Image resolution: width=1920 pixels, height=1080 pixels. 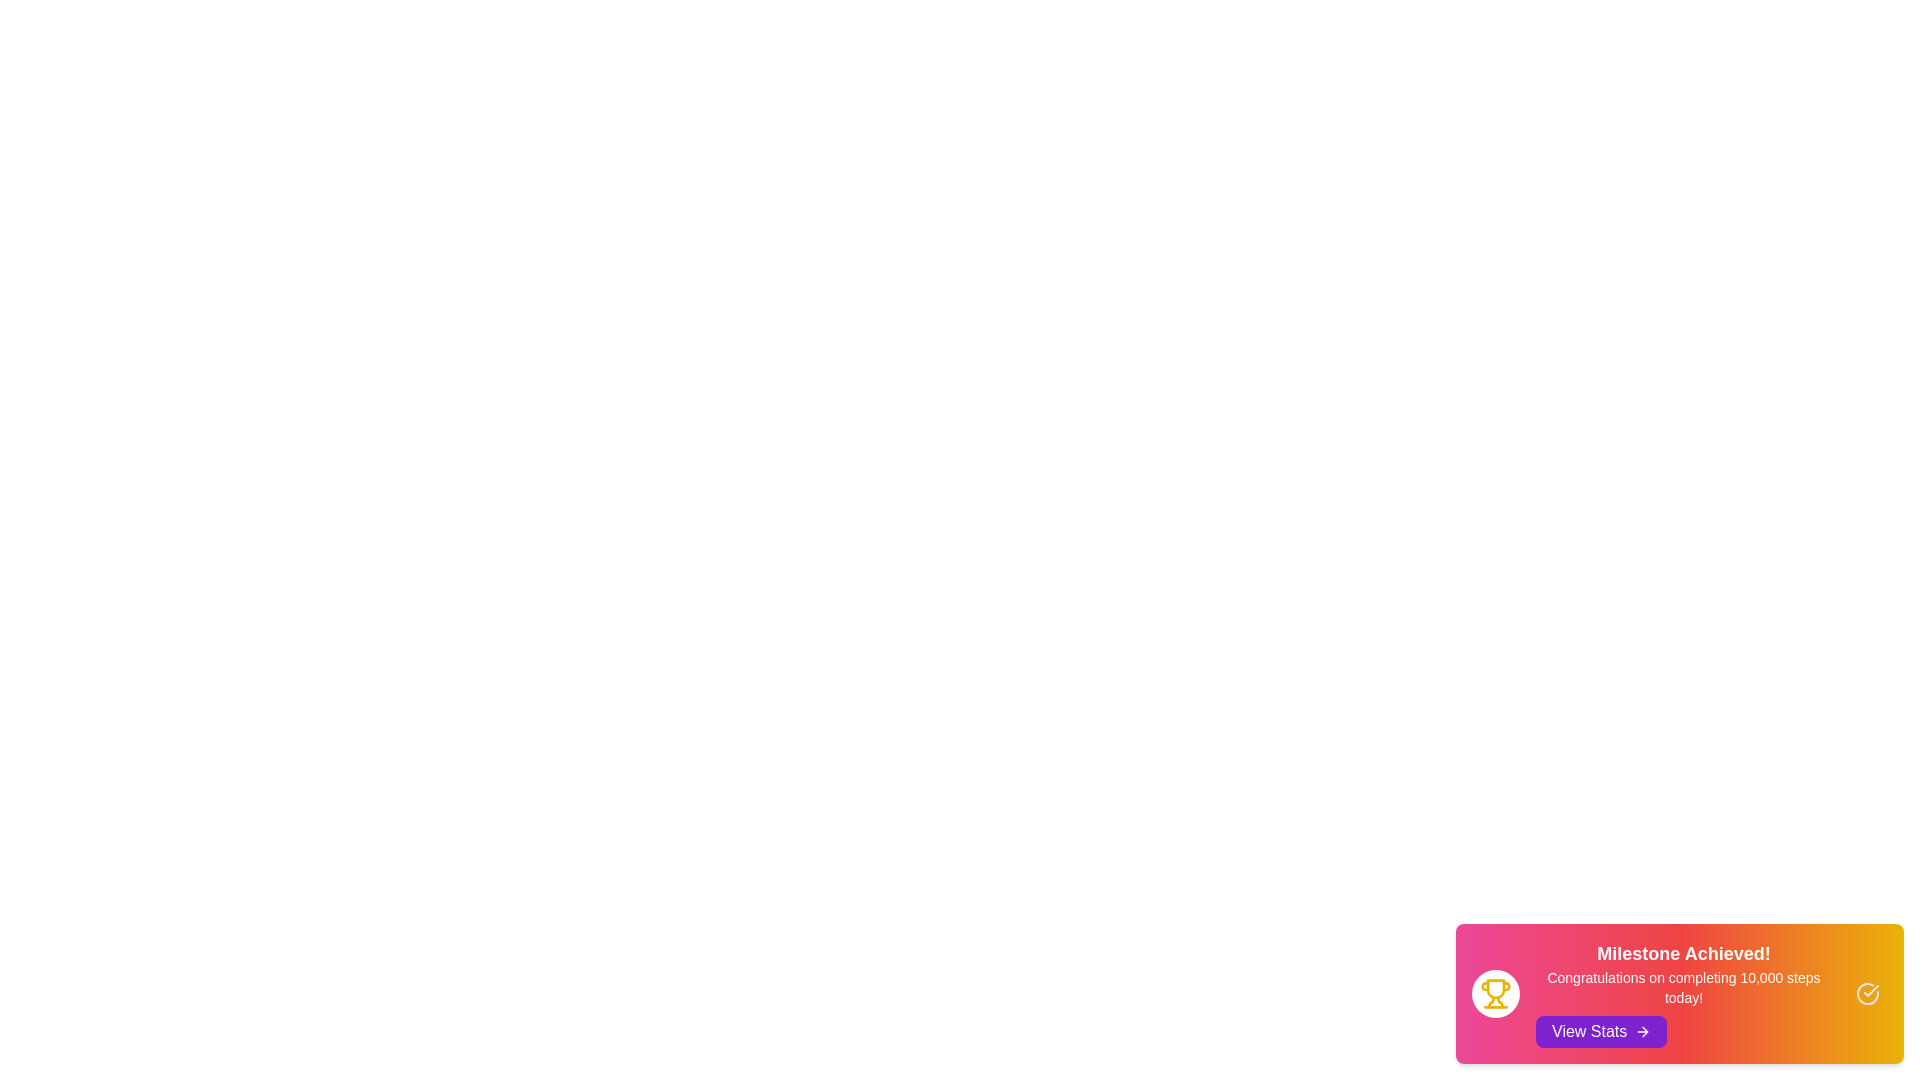 What do you see at coordinates (1601, 1032) in the screenshot?
I see `the 'View Stats' button to view the statistics` at bounding box center [1601, 1032].